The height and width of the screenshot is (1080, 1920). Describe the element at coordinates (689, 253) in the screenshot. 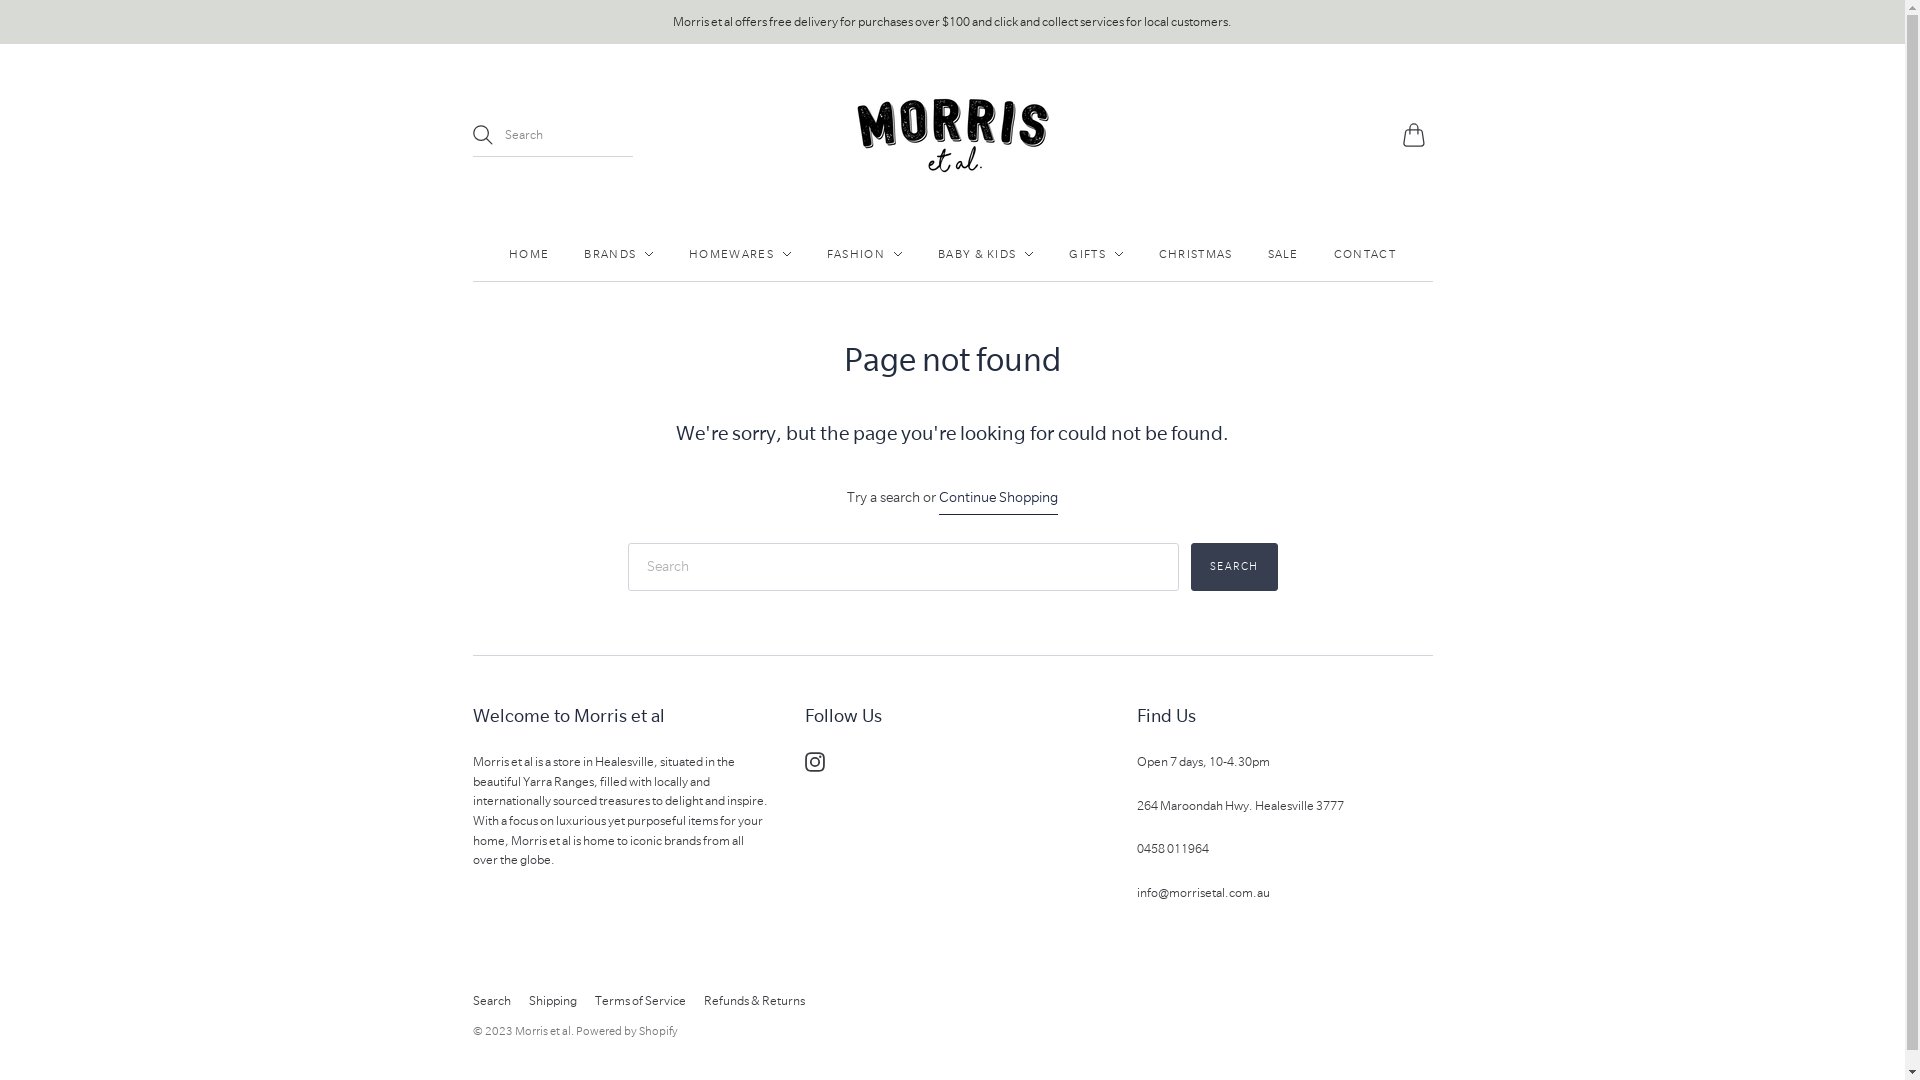

I see `'HOMEWARES'` at that location.